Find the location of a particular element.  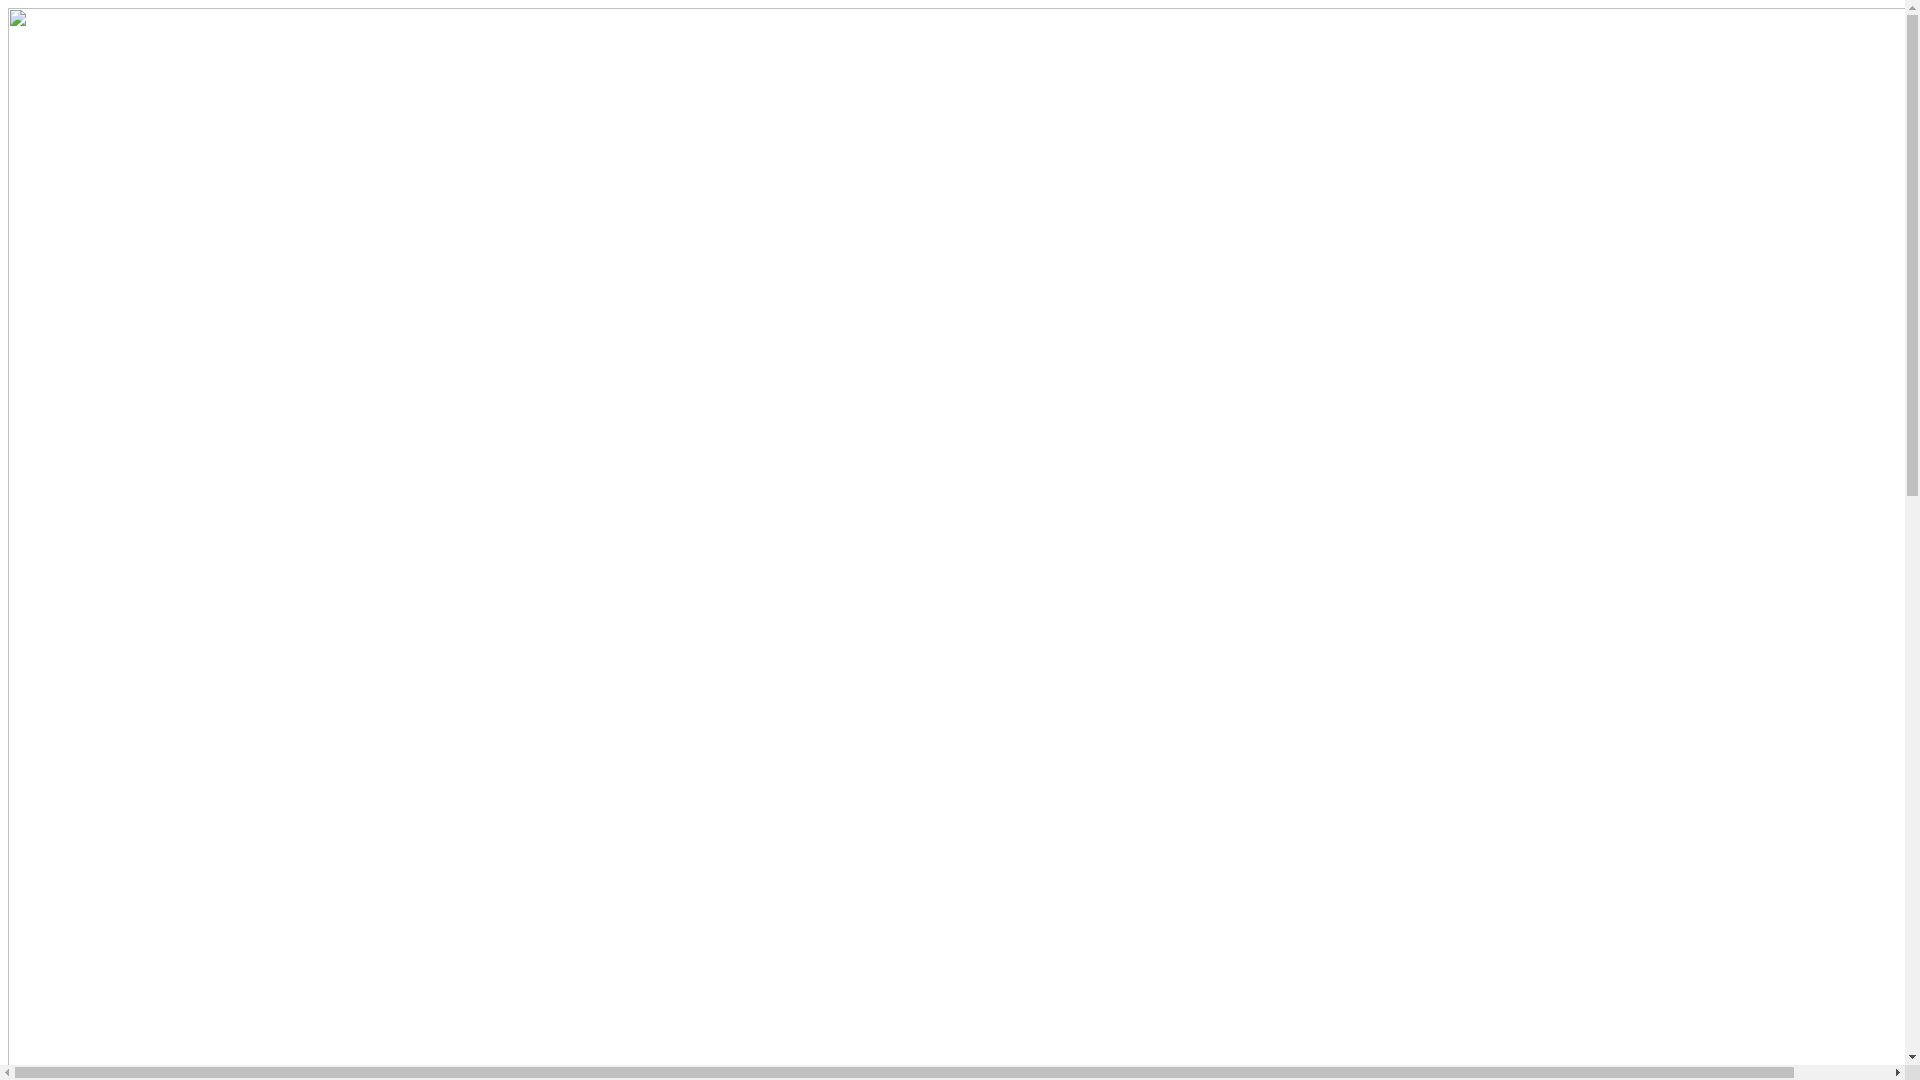

'Zum Inhalt springen' is located at coordinates (7, 7).